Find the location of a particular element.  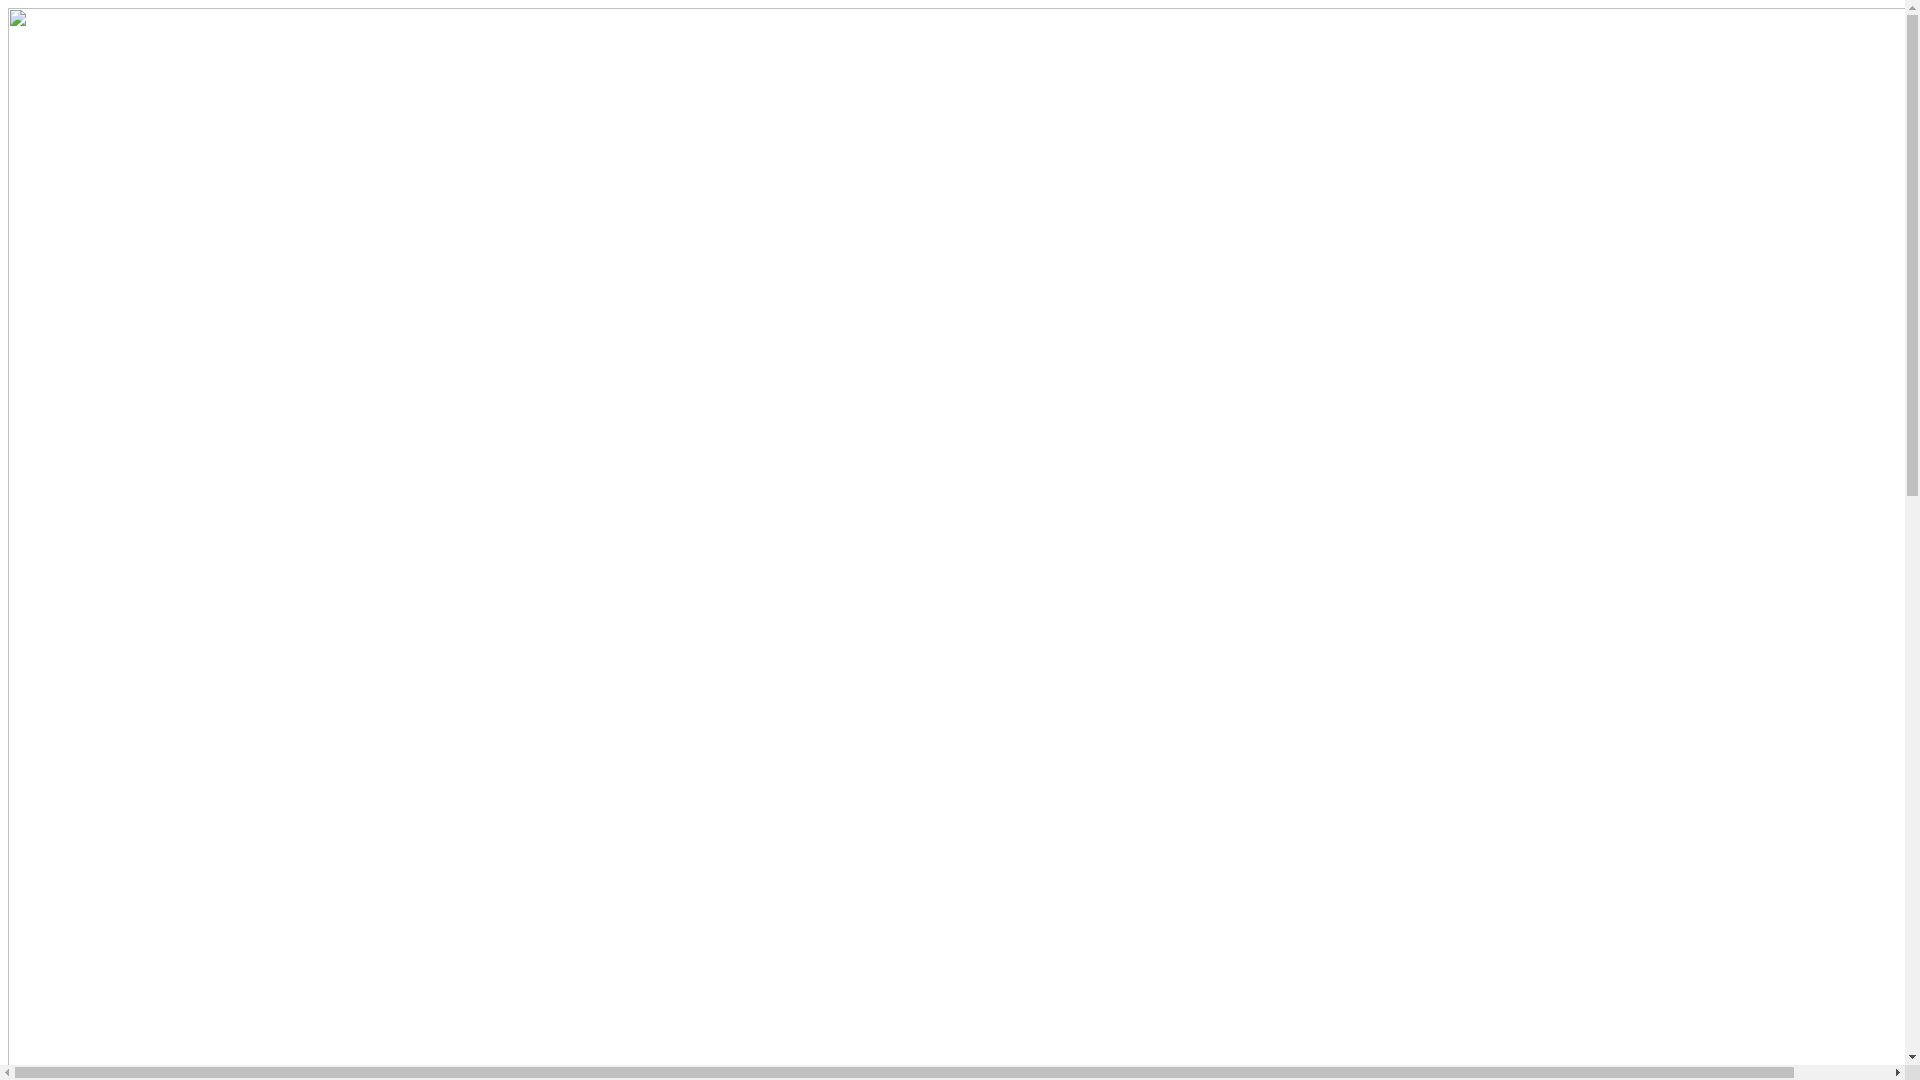

'Zum Inhalt springen' is located at coordinates (7, 7).